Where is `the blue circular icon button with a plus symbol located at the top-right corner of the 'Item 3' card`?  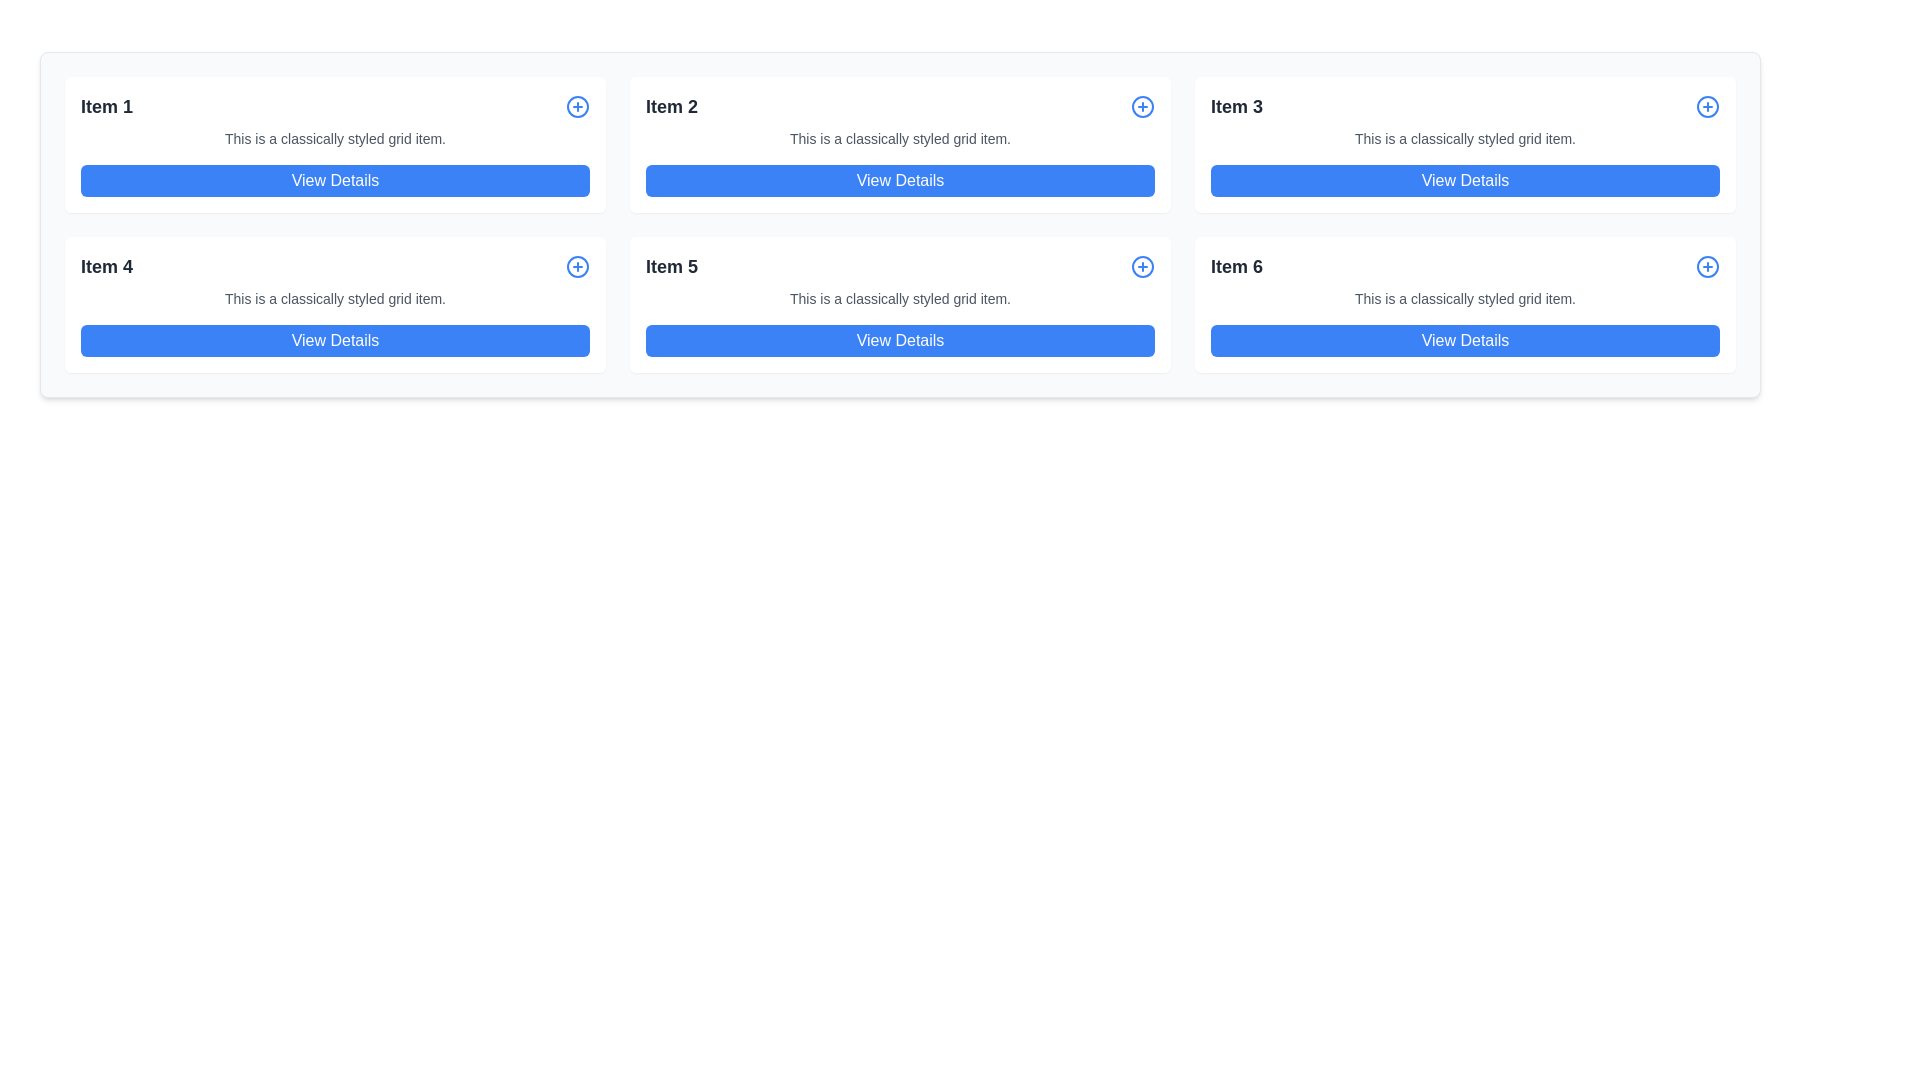 the blue circular icon button with a plus symbol located at the top-right corner of the 'Item 3' card is located at coordinates (1707, 107).